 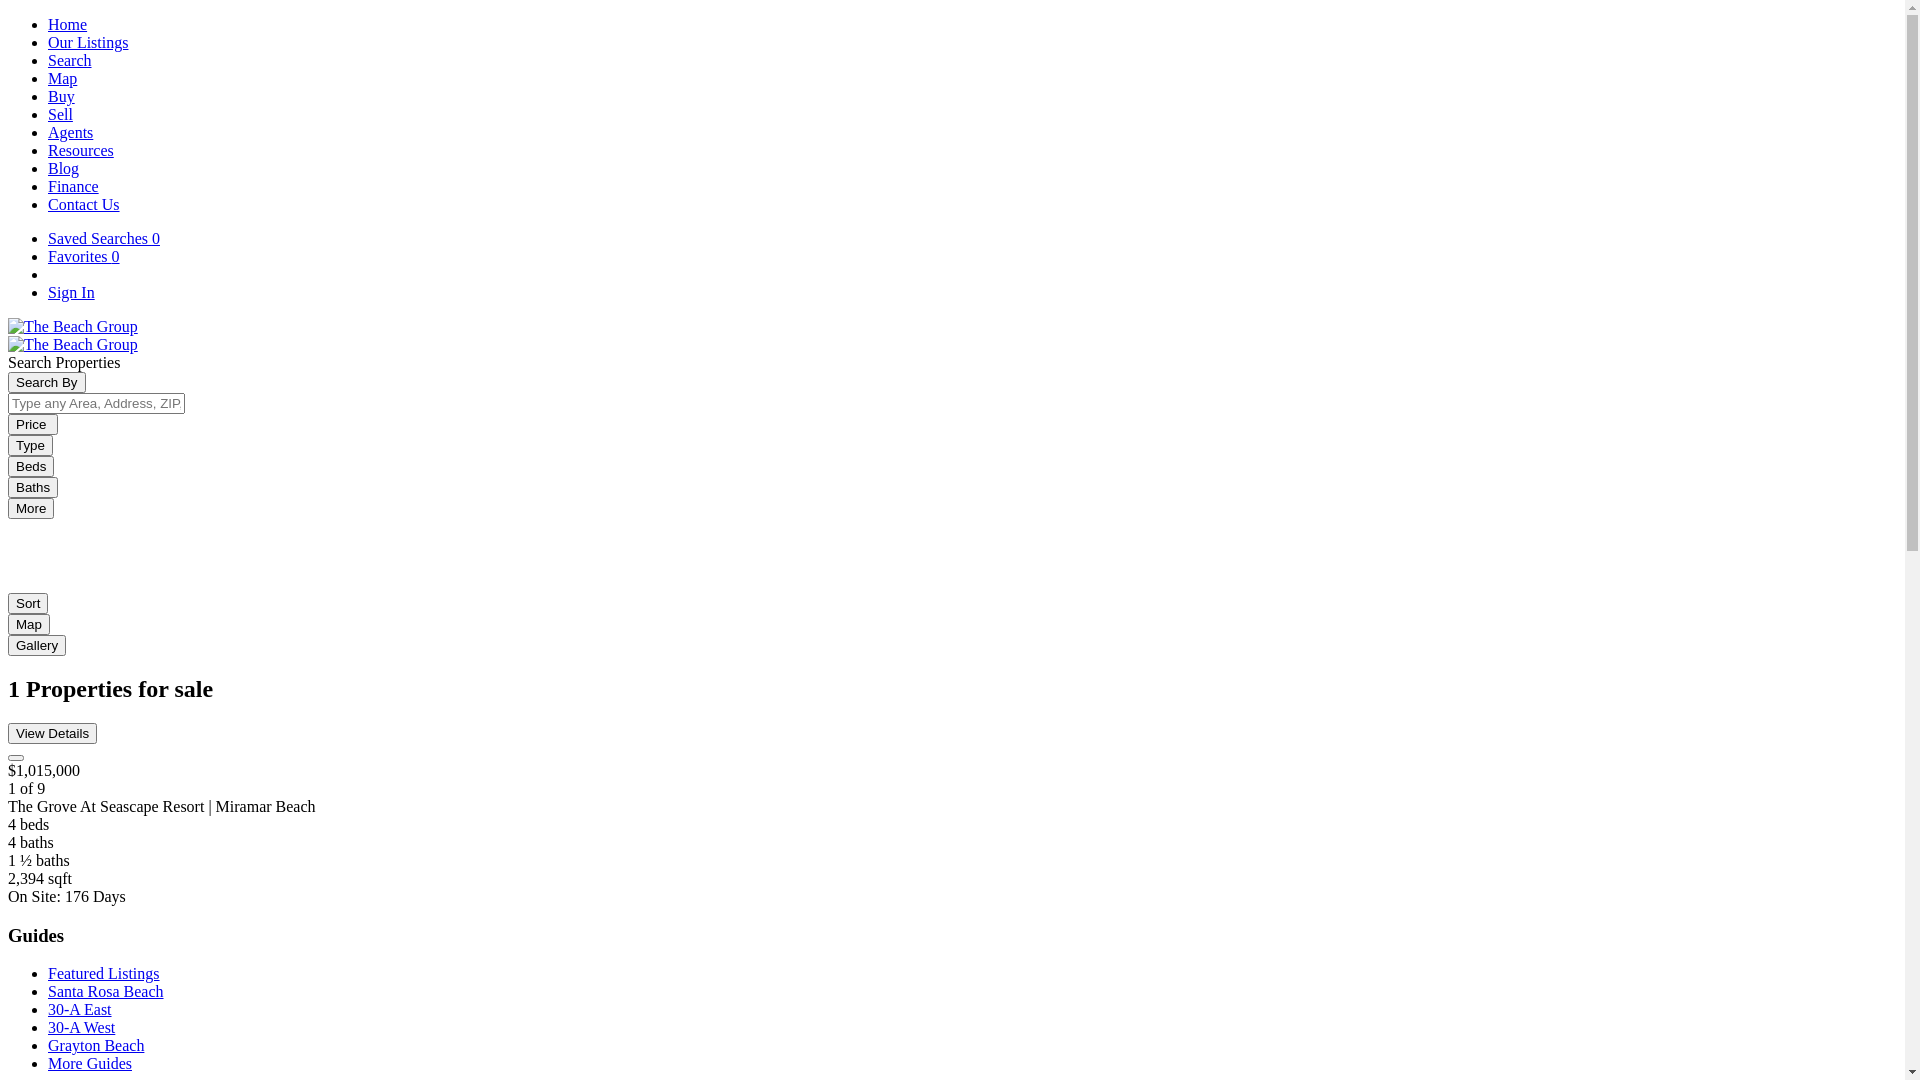 I want to click on 'Santa Rosa Beach', so click(x=104, y=991).